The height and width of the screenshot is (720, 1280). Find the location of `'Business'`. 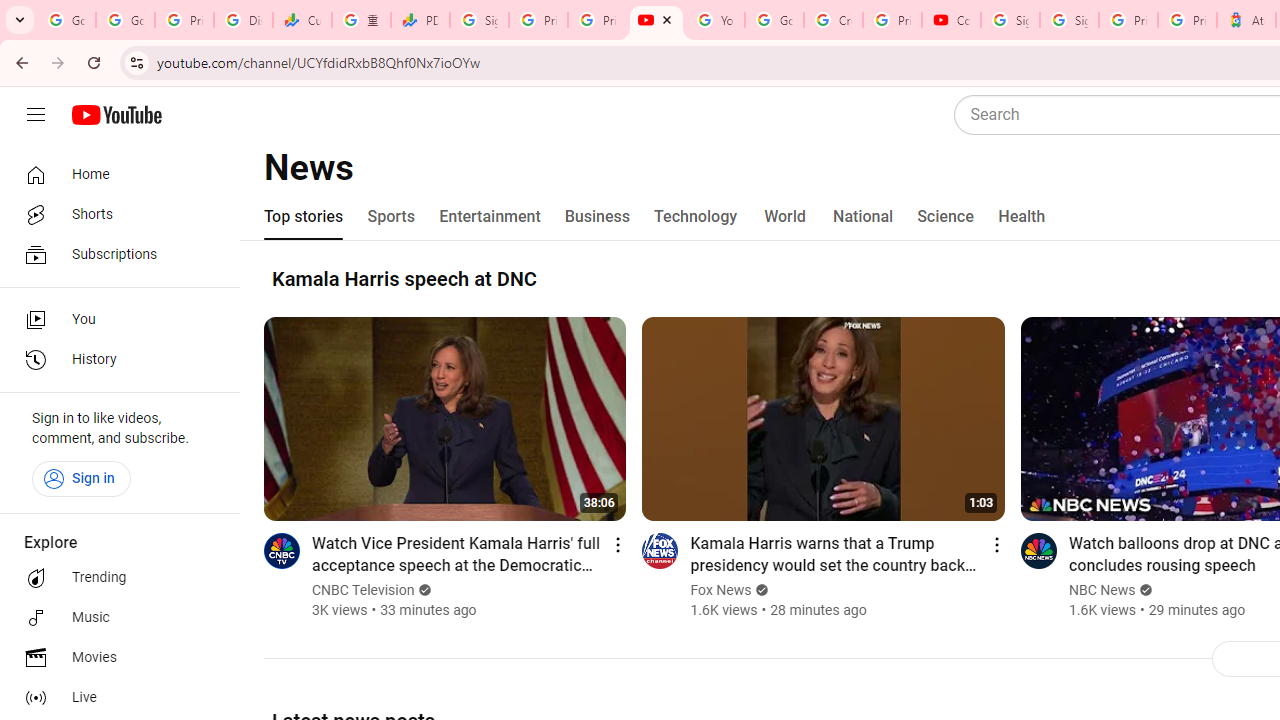

'Business' is located at coordinates (596, 217).